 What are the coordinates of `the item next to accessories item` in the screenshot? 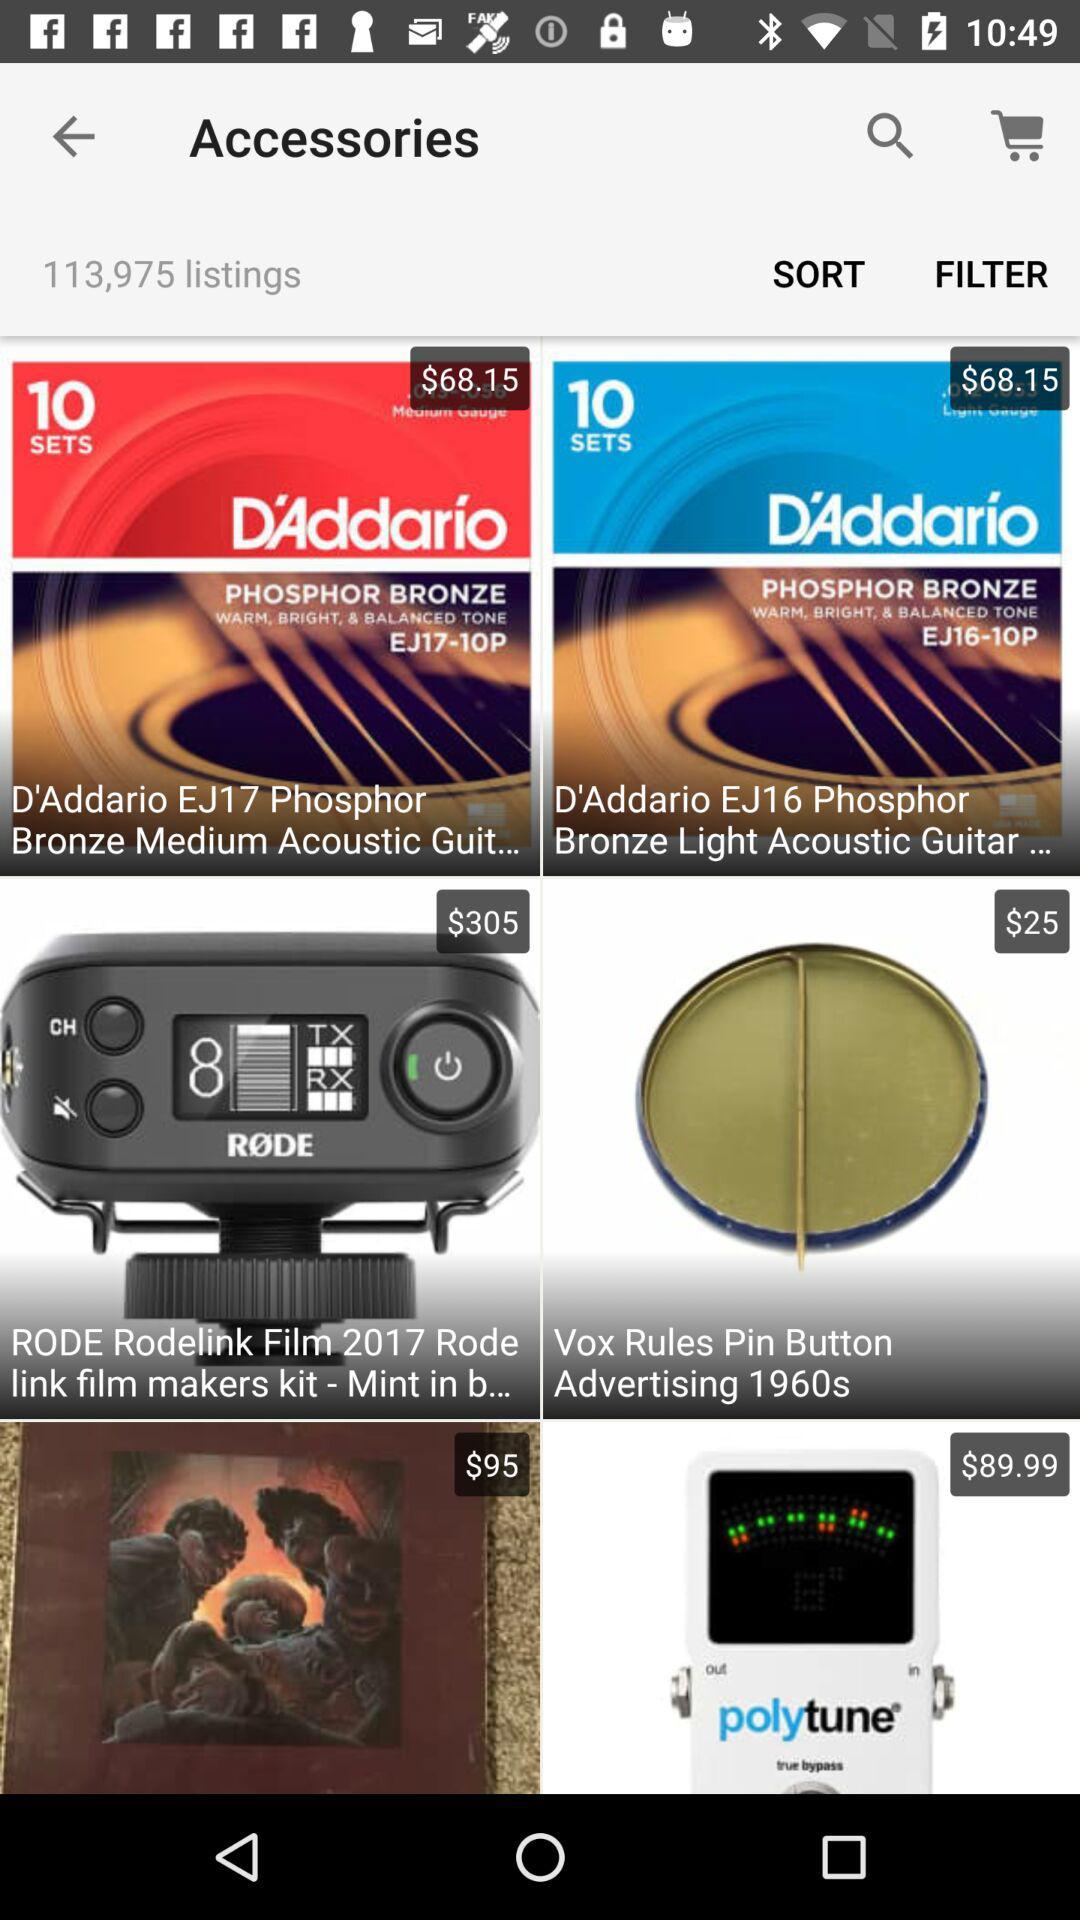 It's located at (72, 135).